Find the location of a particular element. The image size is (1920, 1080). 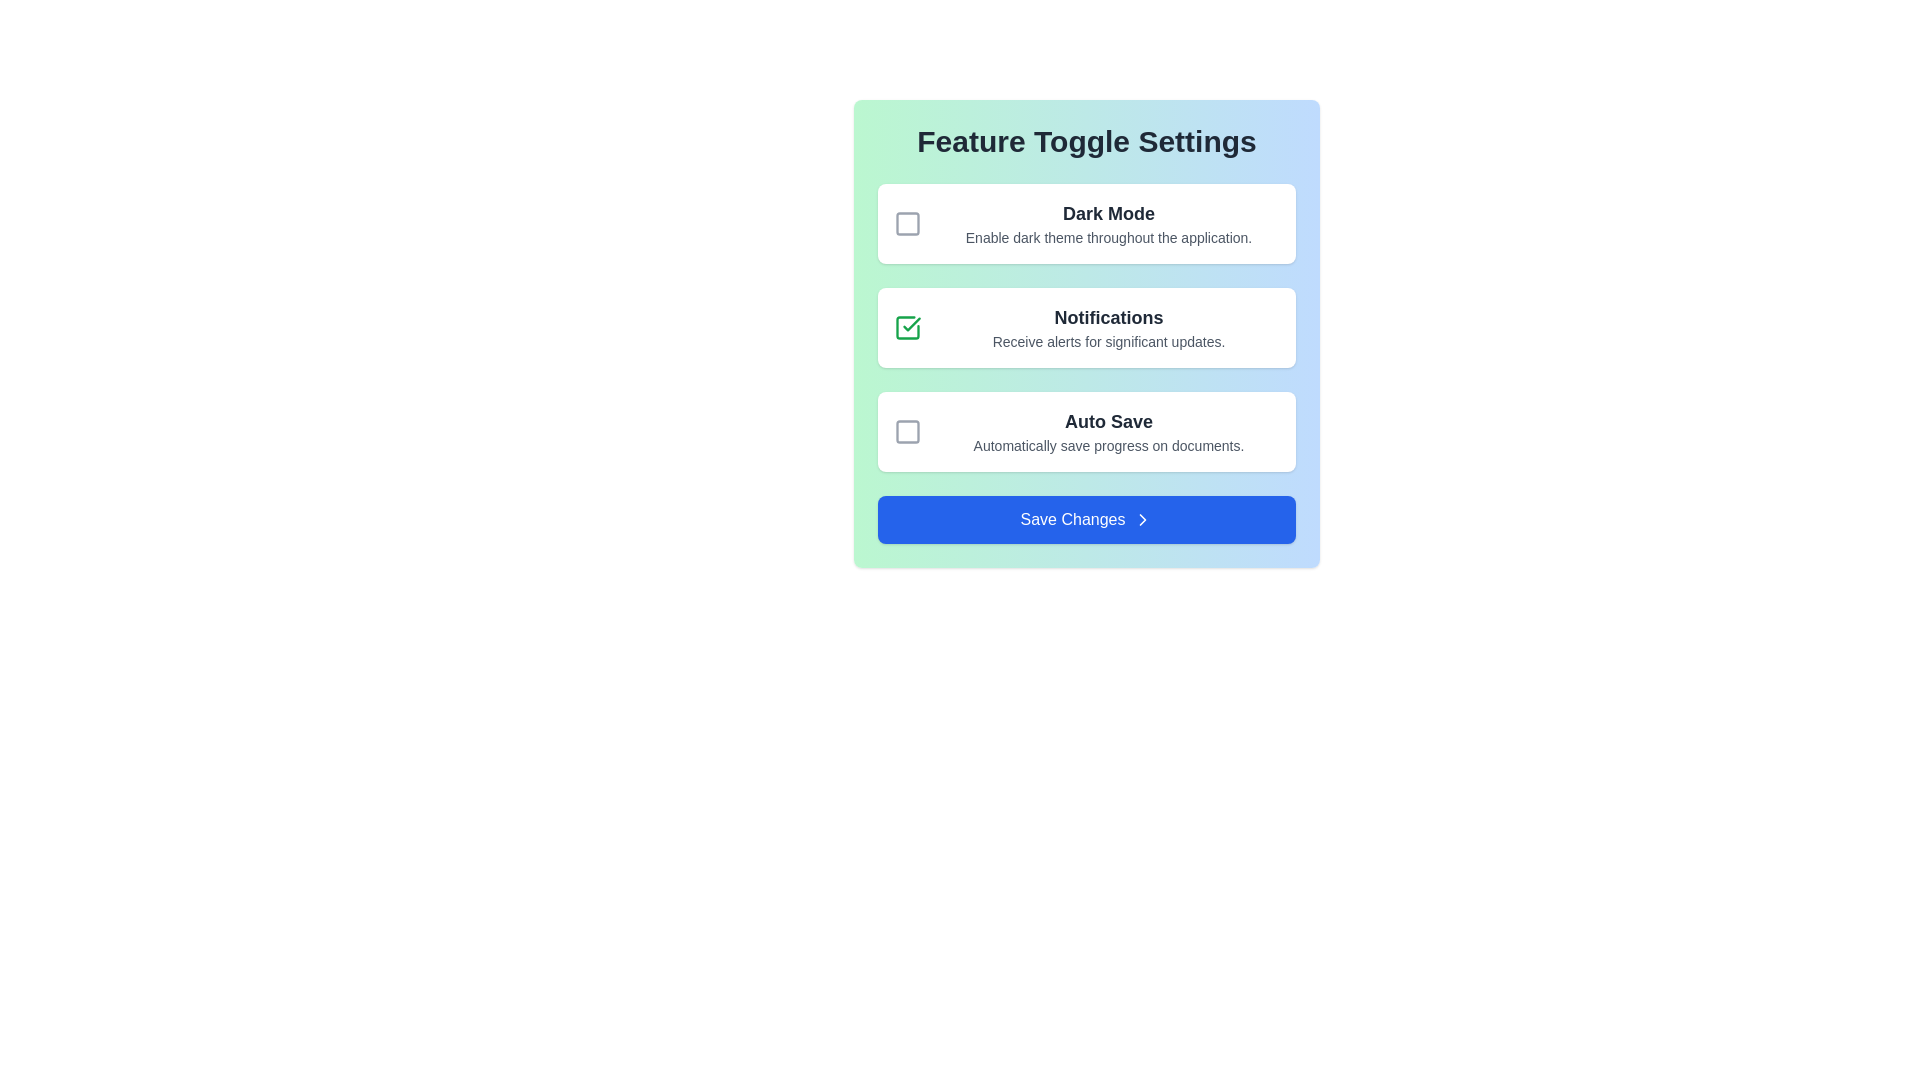

the descriptive text area titled 'Dark Mode' which displays information about the feature, positioned first in the list under 'Feature Toggle Settings' is located at coordinates (1107, 223).